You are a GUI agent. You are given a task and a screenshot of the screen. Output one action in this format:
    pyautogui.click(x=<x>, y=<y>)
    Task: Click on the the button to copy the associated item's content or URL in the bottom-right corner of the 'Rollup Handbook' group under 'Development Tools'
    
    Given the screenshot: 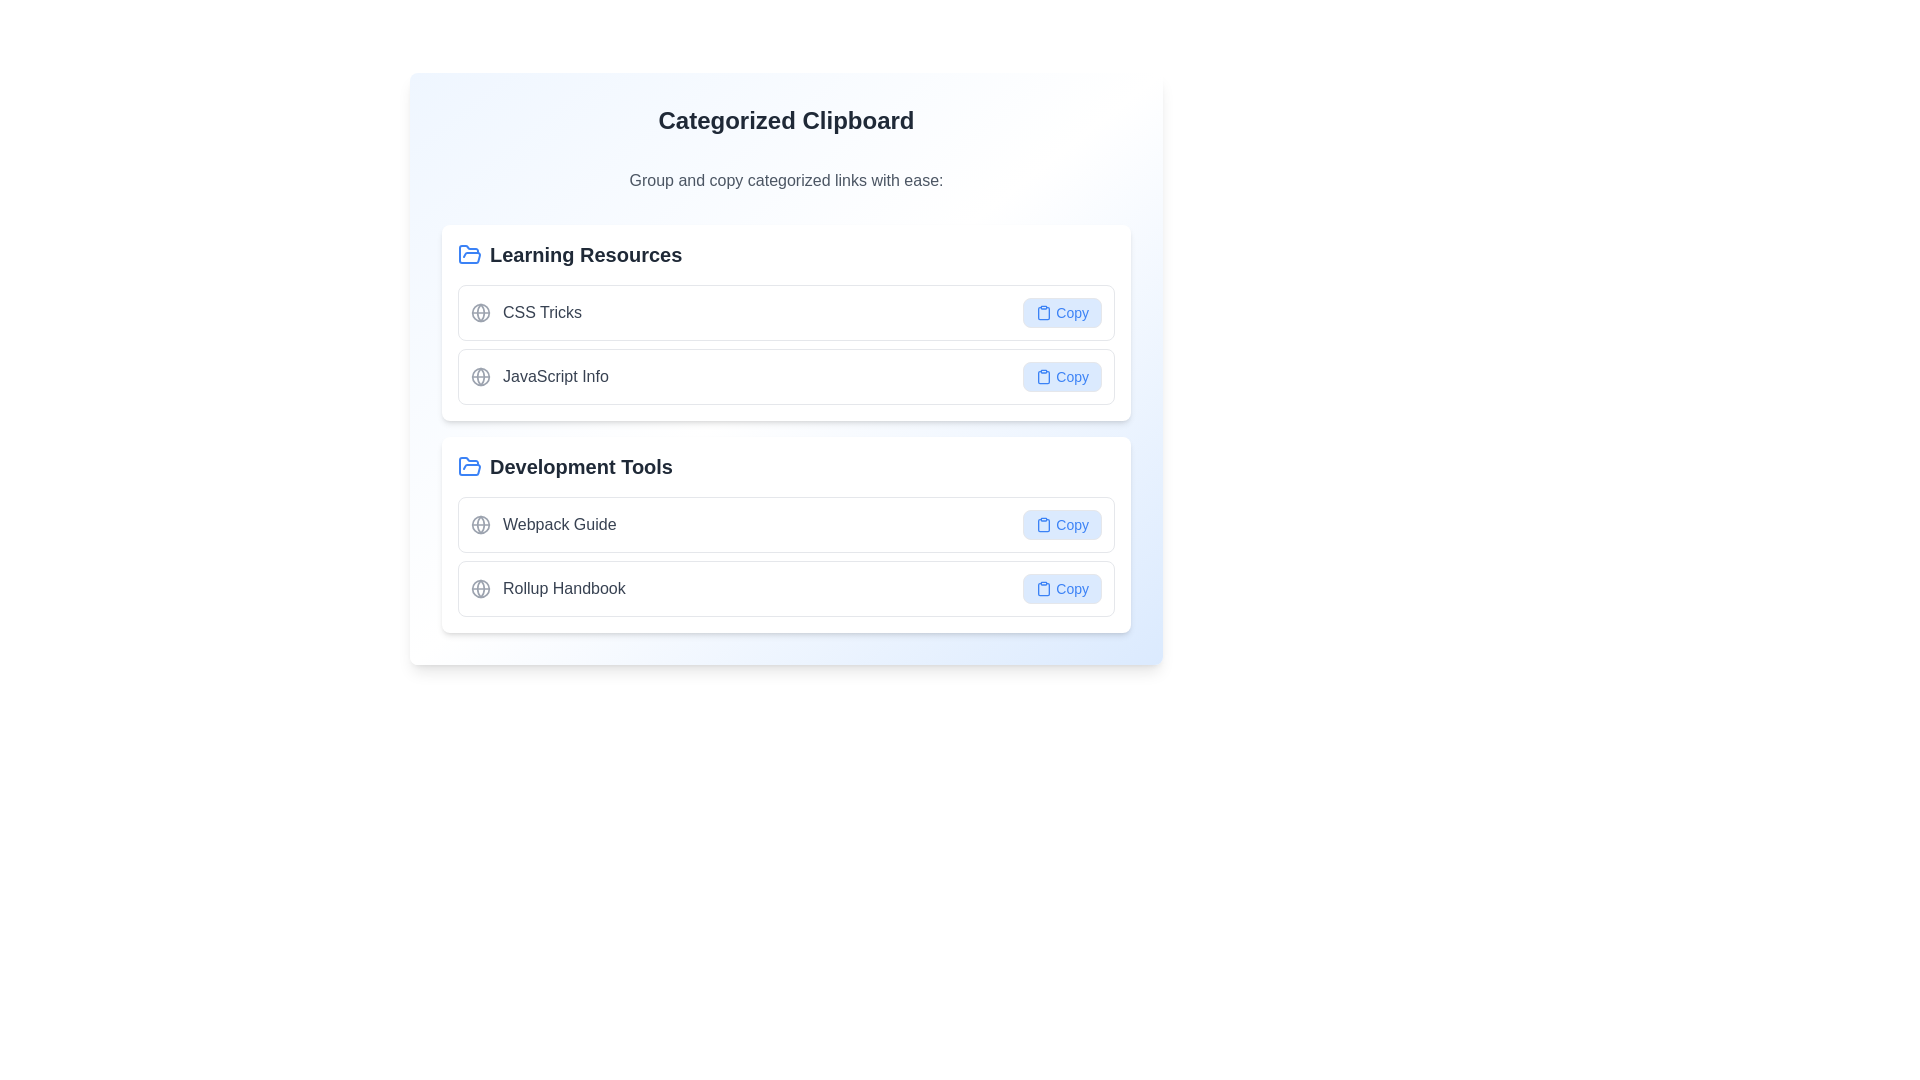 What is the action you would take?
    pyautogui.click(x=1061, y=588)
    